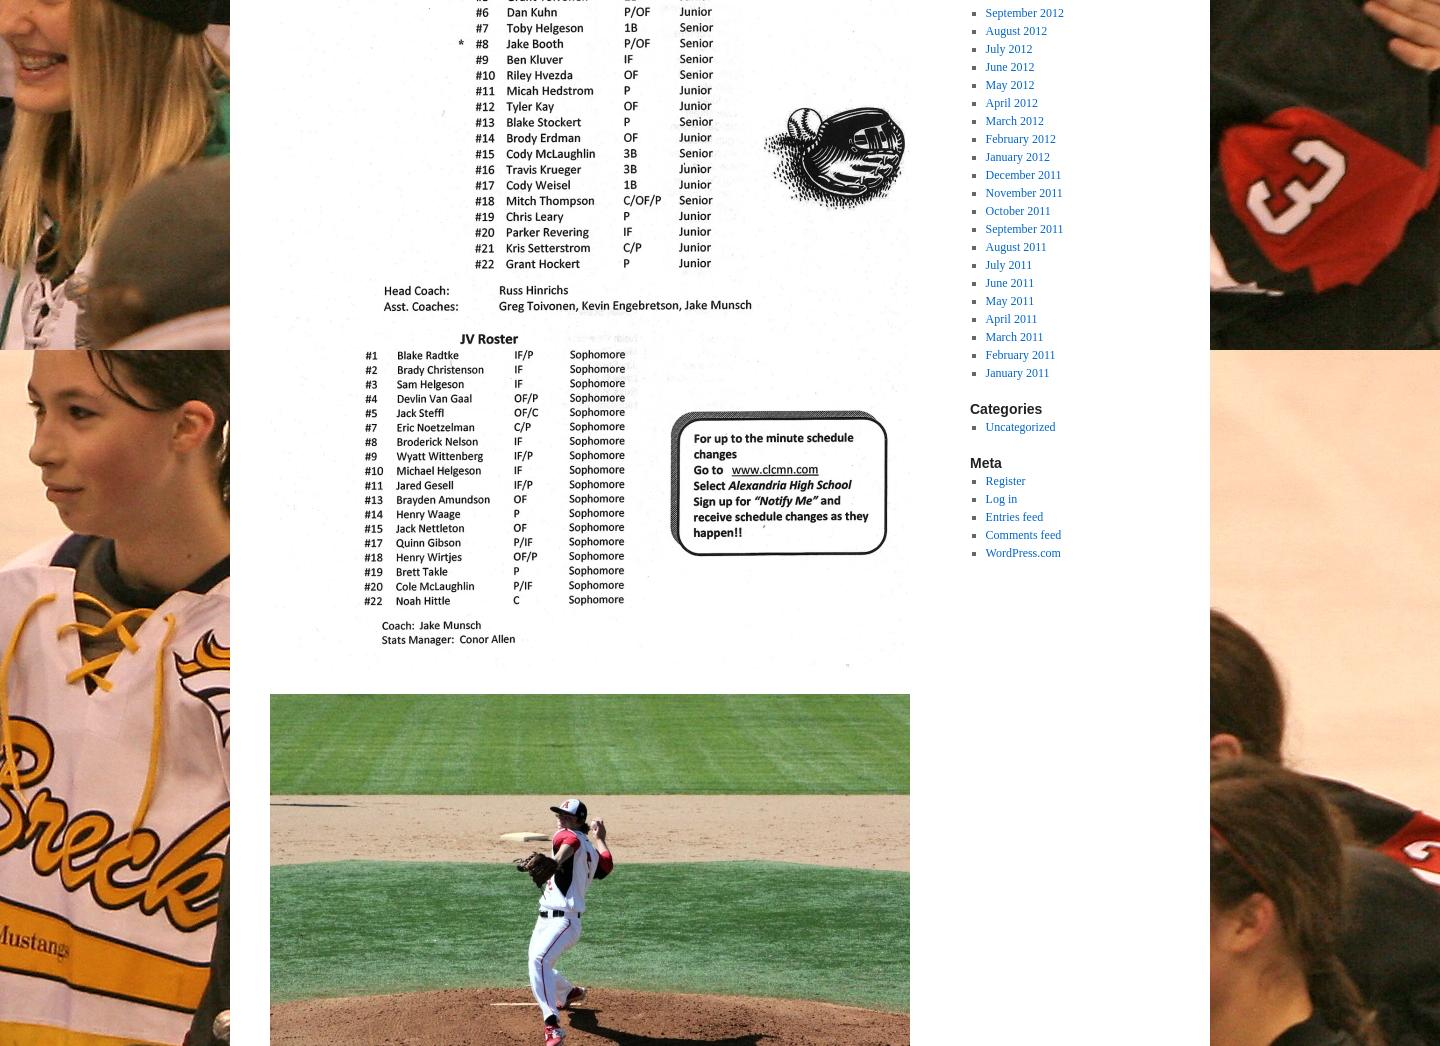 Image resolution: width=1440 pixels, height=1046 pixels. Describe the element at coordinates (1023, 11) in the screenshot. I see `'September 2012'` at that location.